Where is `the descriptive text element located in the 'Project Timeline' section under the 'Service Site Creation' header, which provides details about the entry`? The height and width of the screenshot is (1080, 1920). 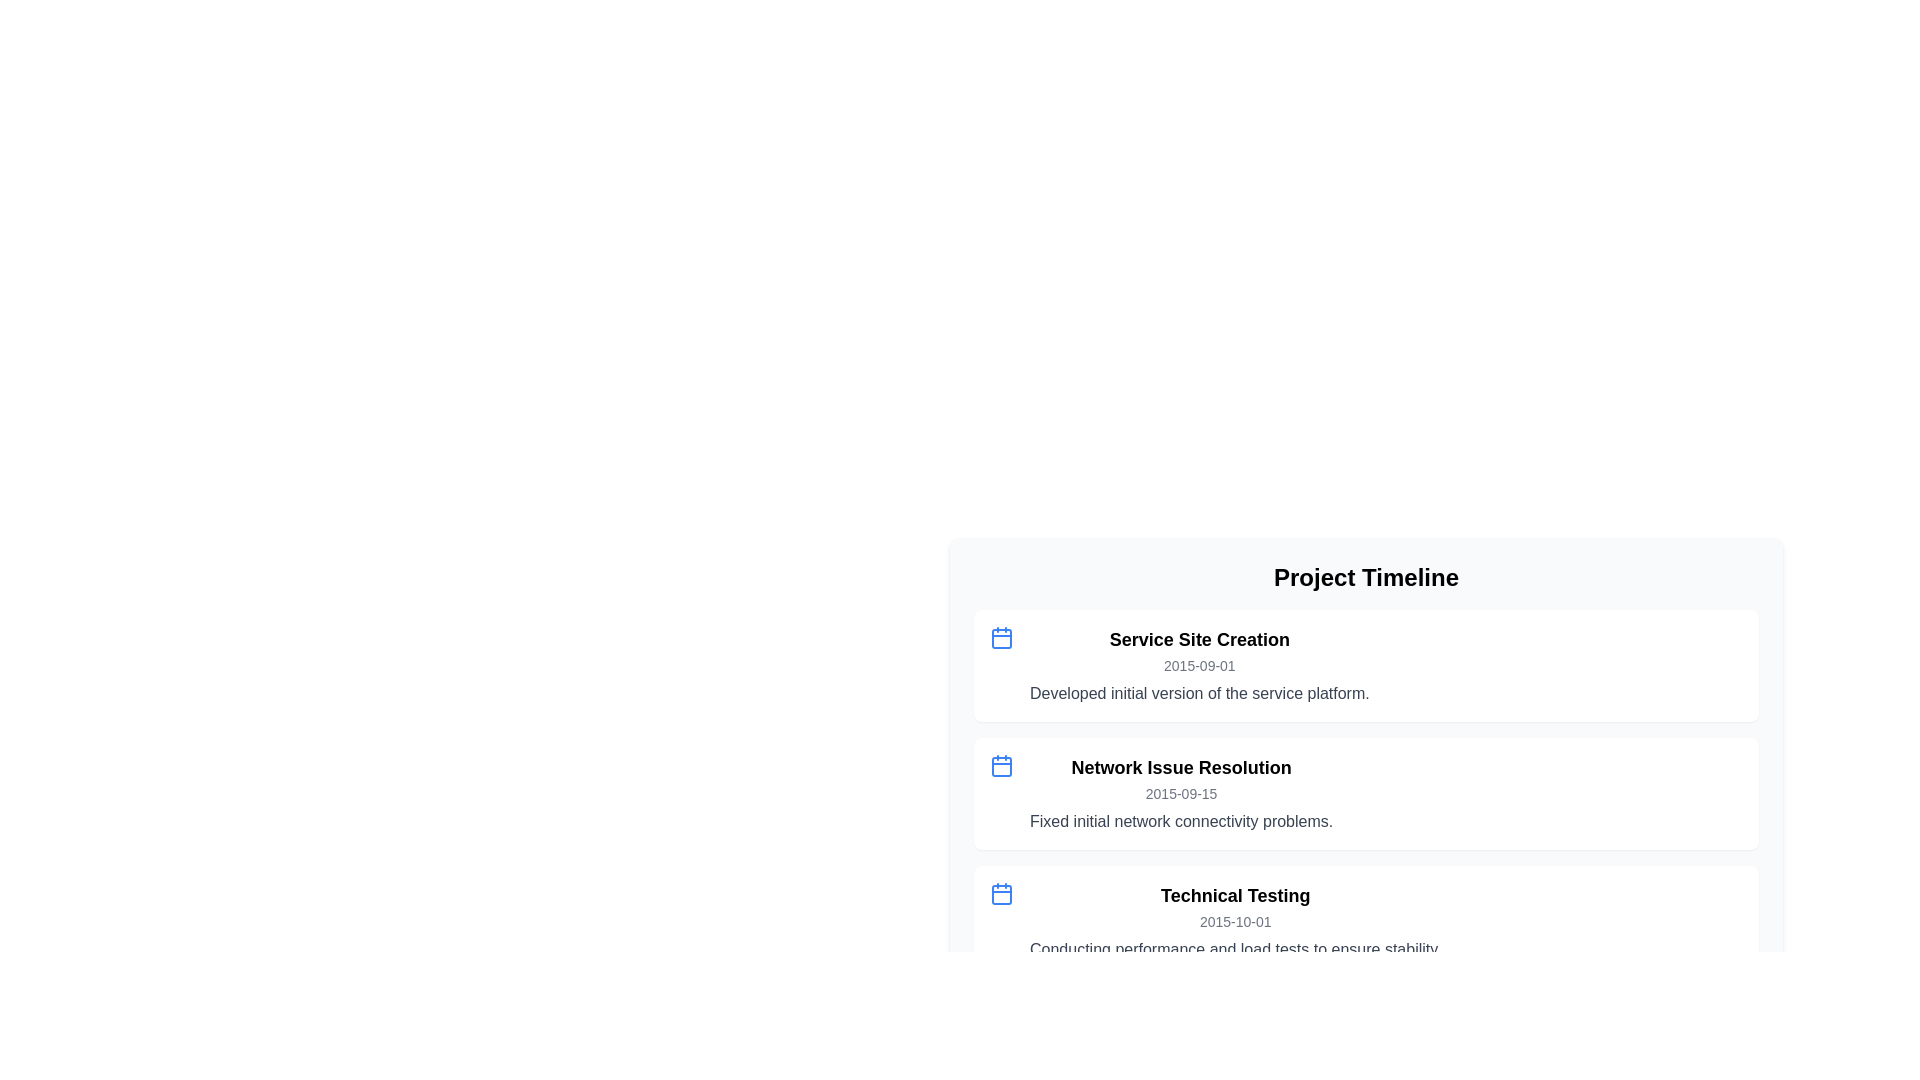
the descriptive text element located in the 'Project Timeline' section under the 'Service Site Creation' header, which provides details about the entry is located at coordinates (1199, 693).